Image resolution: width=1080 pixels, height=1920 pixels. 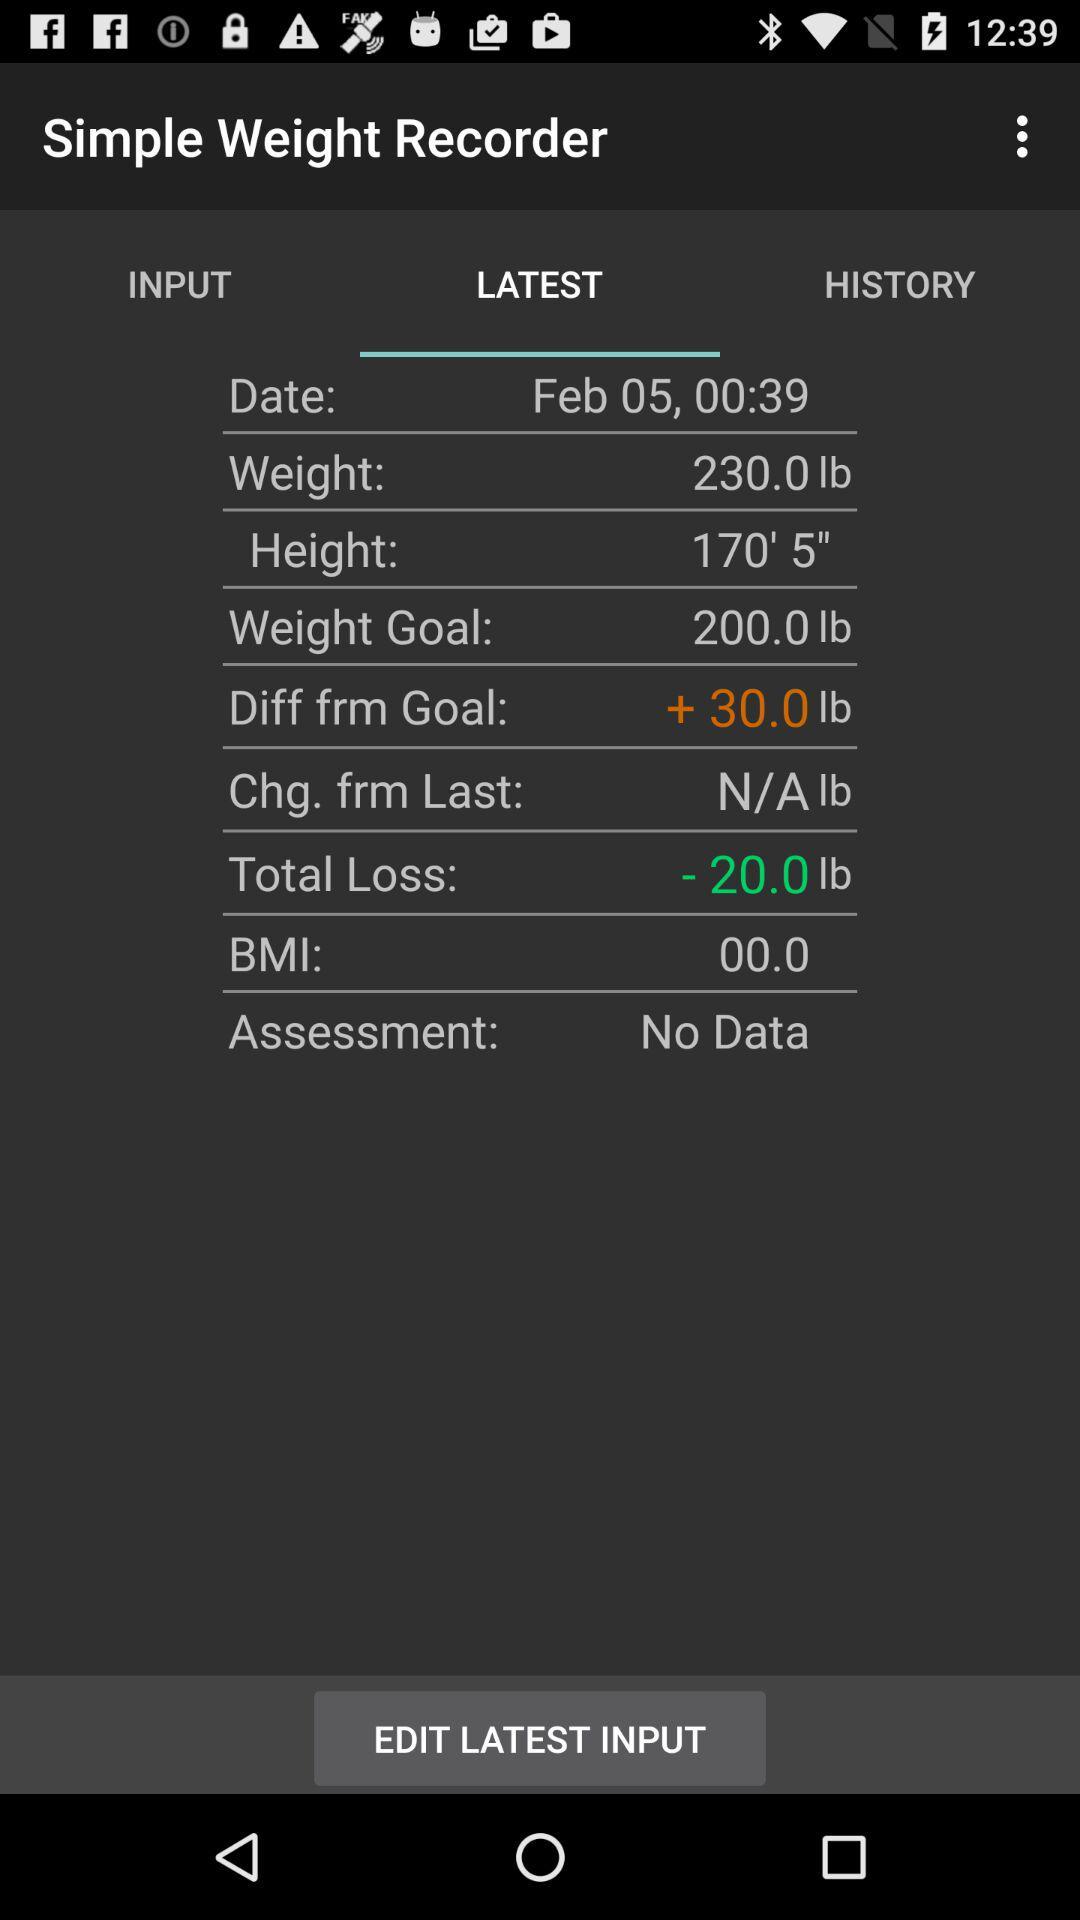 I want to click on edit latest input icon, so click(x=540, y=1733).